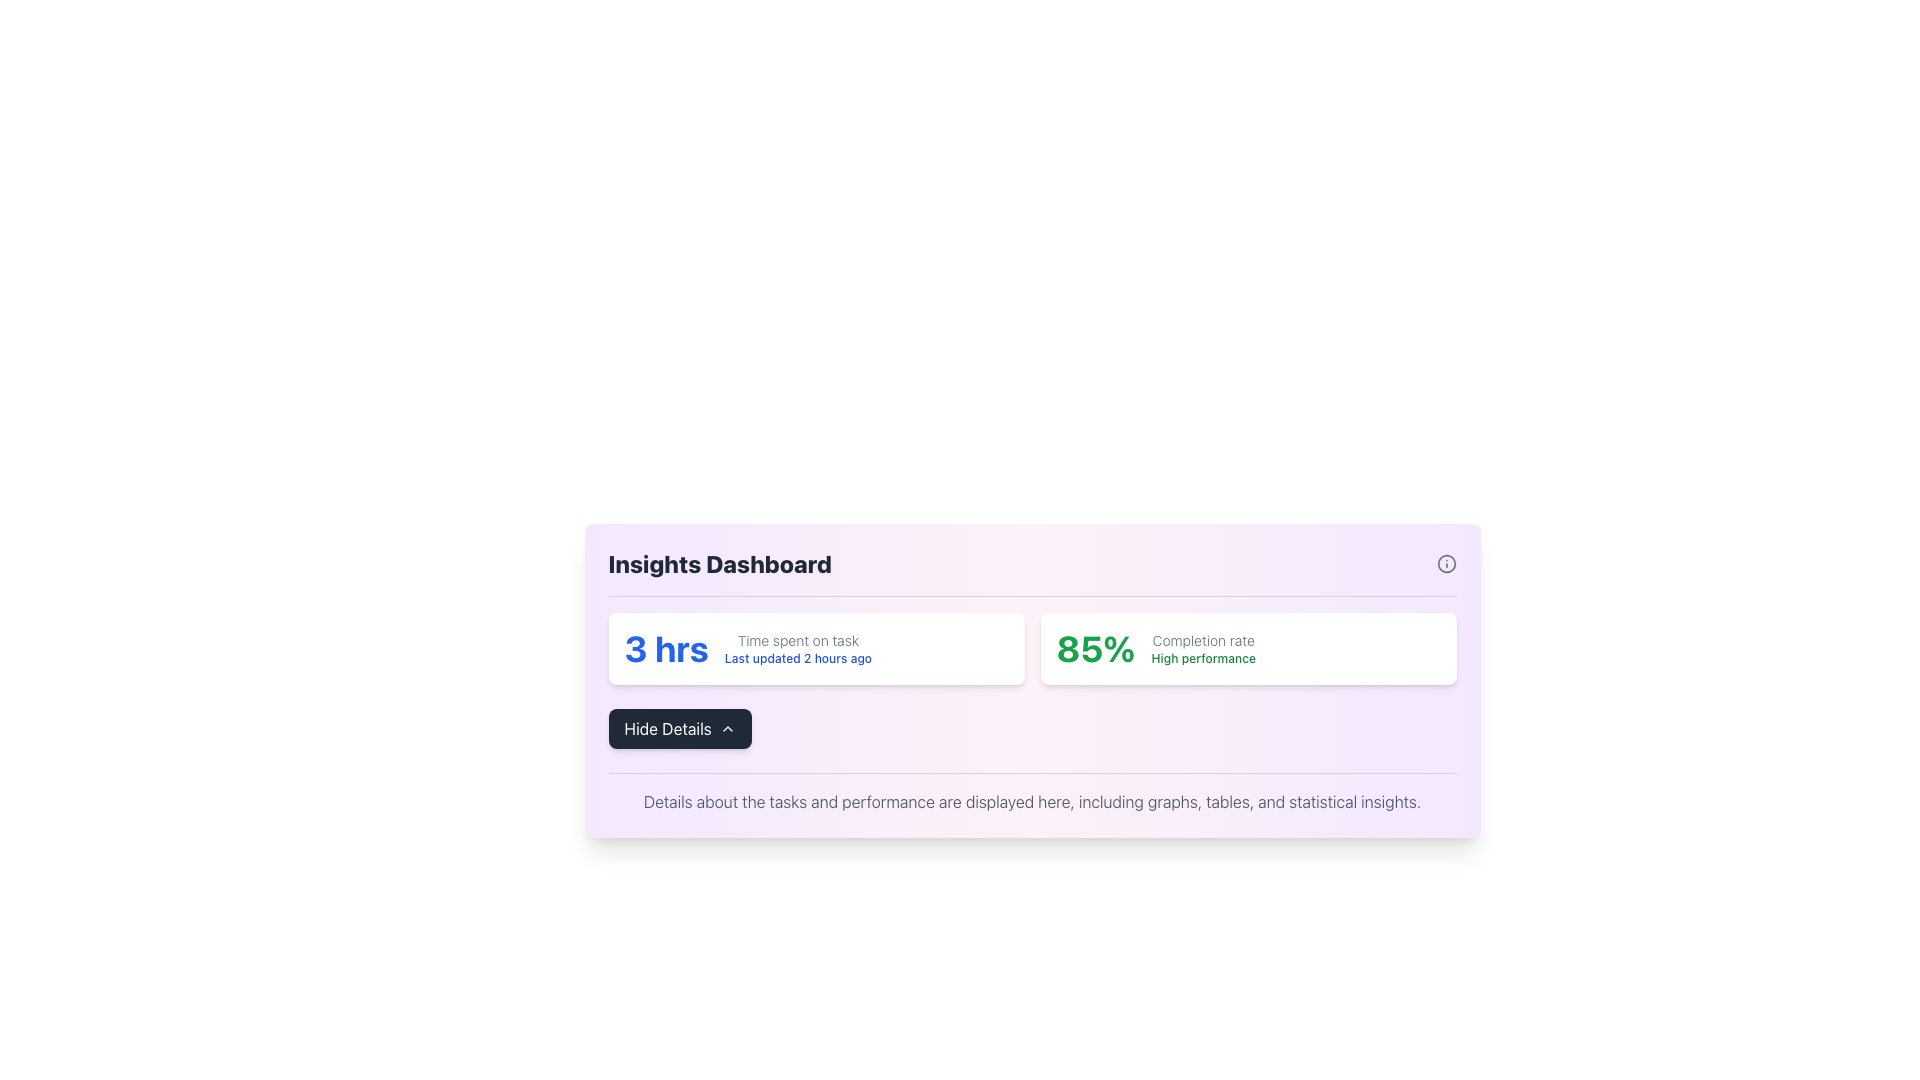  I want to click on the text label located above the 'Last updated 2 hours ago' element in the left-bottom card segment of the dashboard, so click(797, 640).